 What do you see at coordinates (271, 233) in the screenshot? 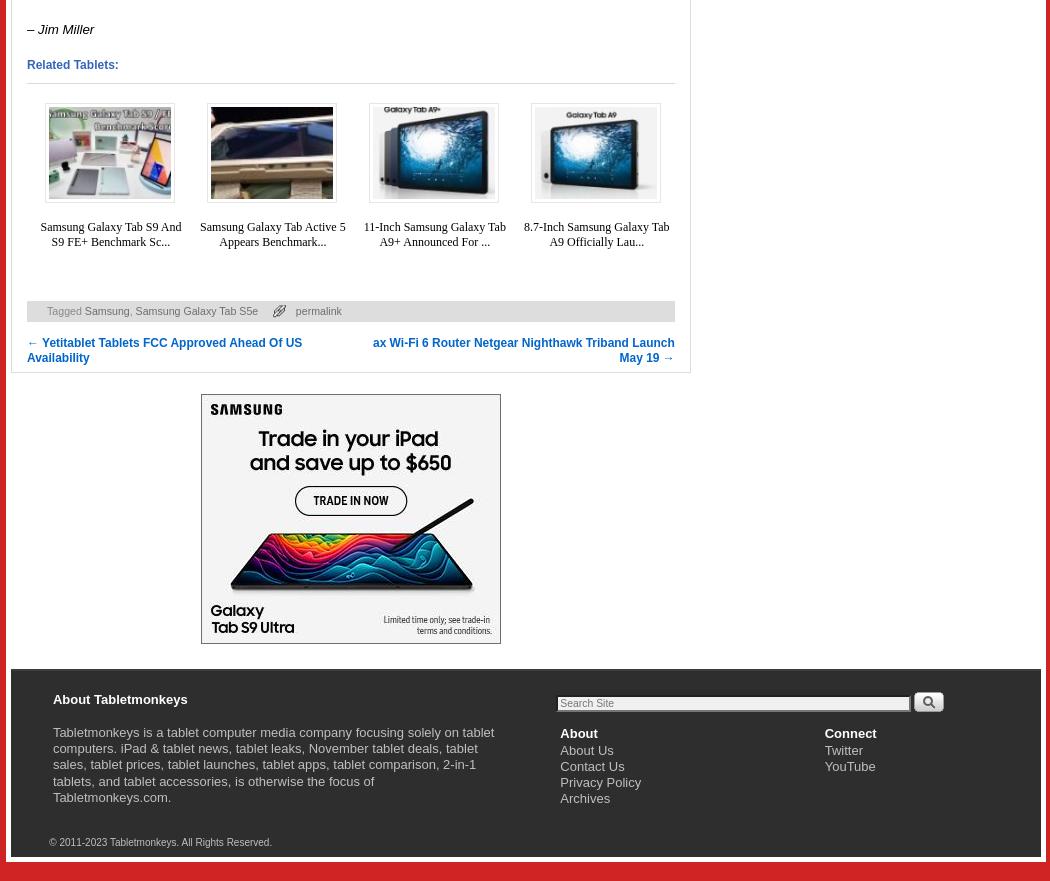
I see `'Samsung Galaxy Tab Active 5 Appears Benchmark...'` at bounding box center [271, 233].